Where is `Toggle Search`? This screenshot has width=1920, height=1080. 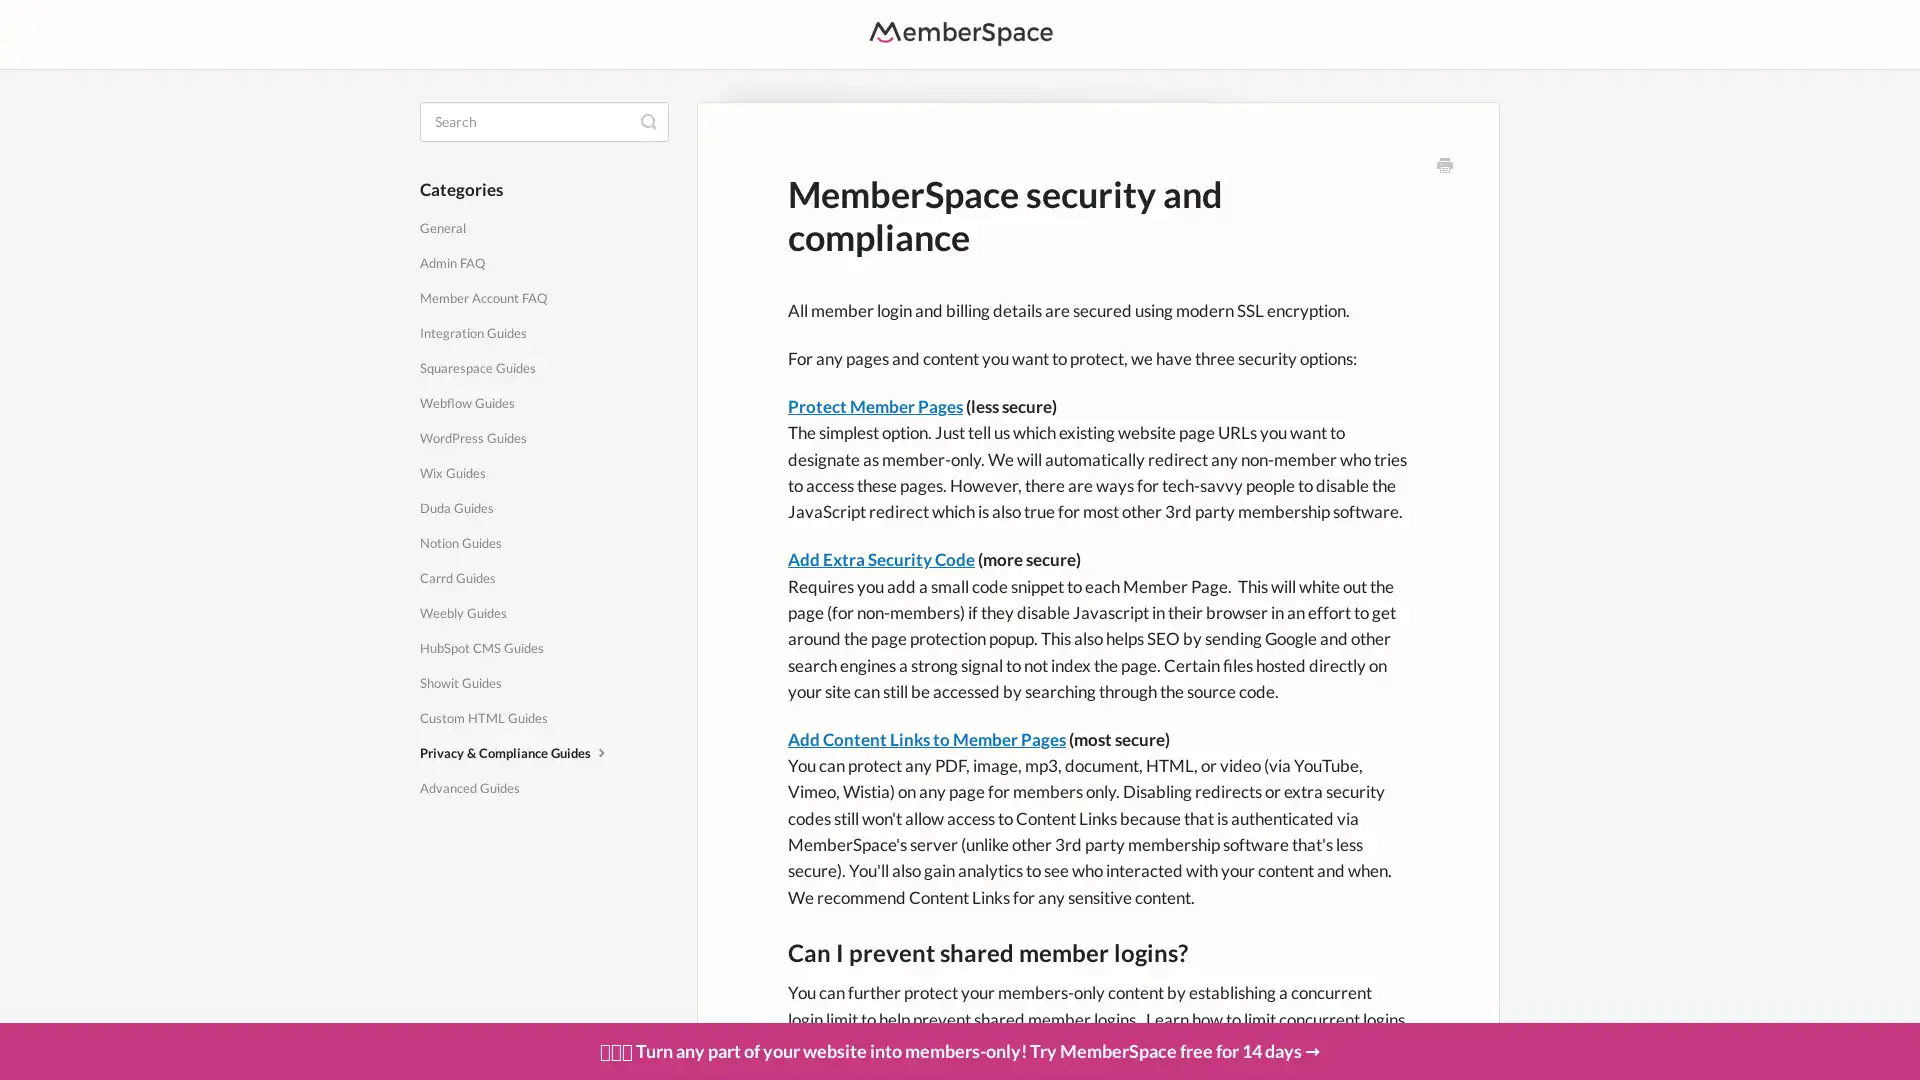
Toggle Search is located at coordinates (648, 120).